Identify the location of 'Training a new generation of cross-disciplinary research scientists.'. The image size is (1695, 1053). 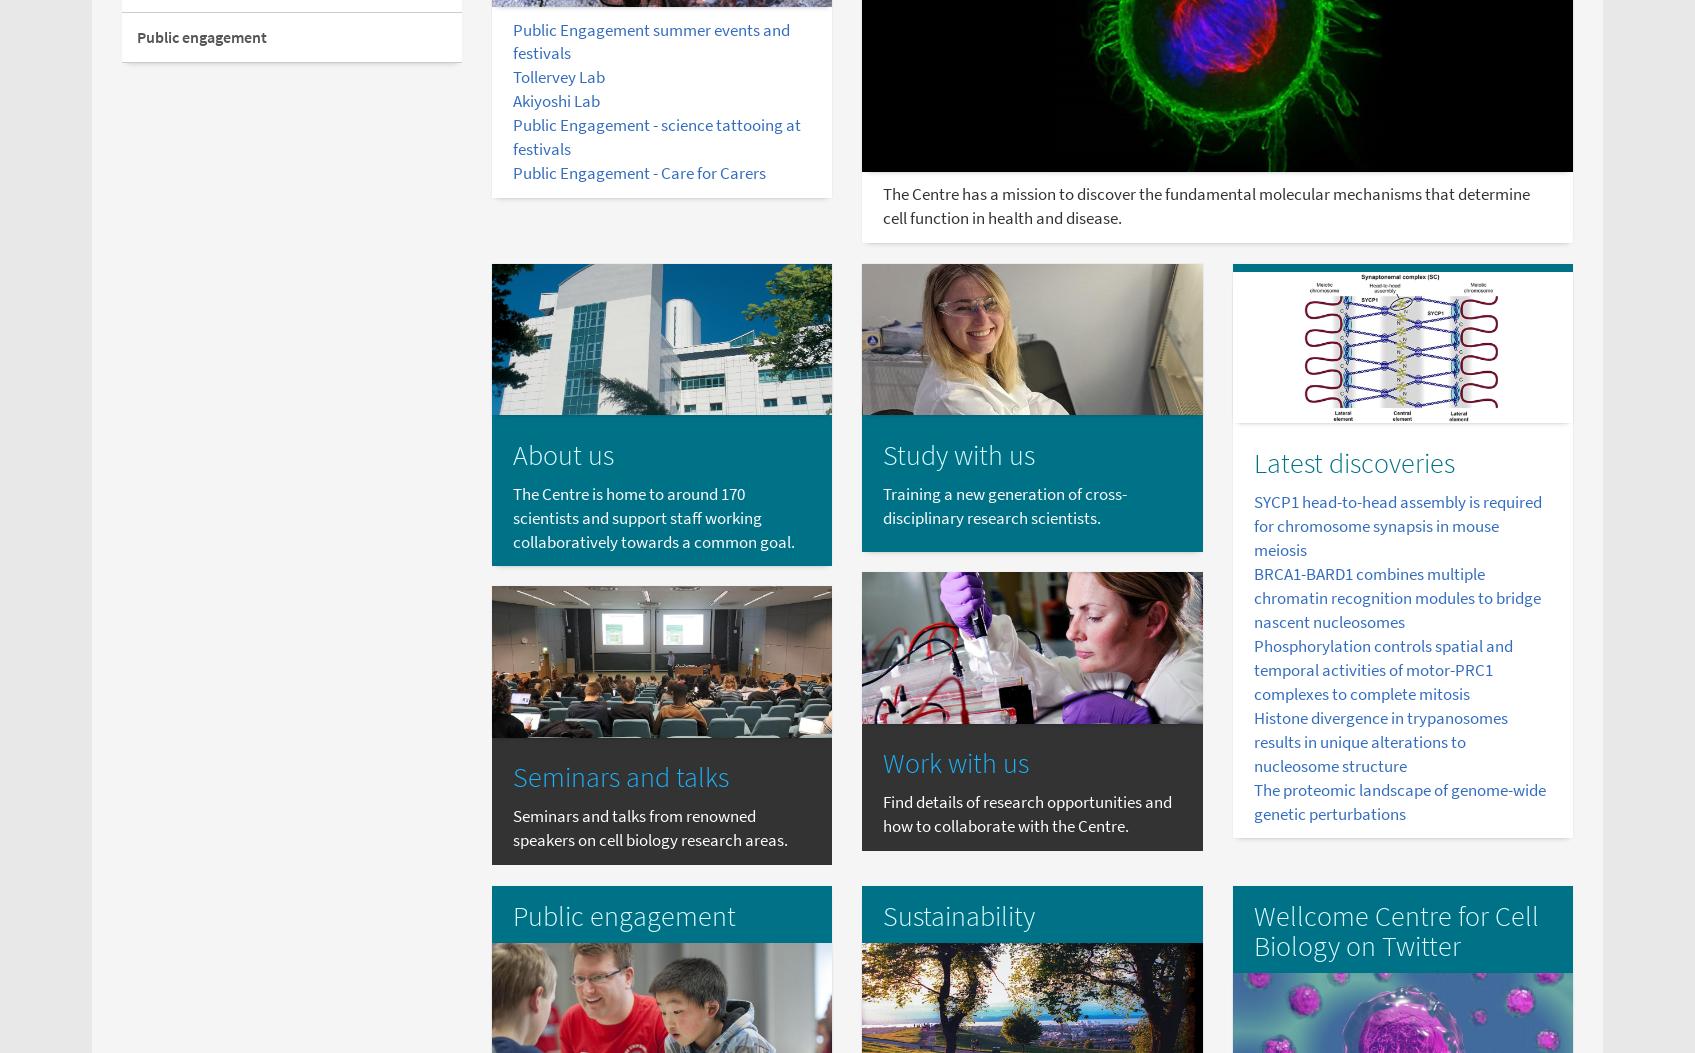
(1003, 505).